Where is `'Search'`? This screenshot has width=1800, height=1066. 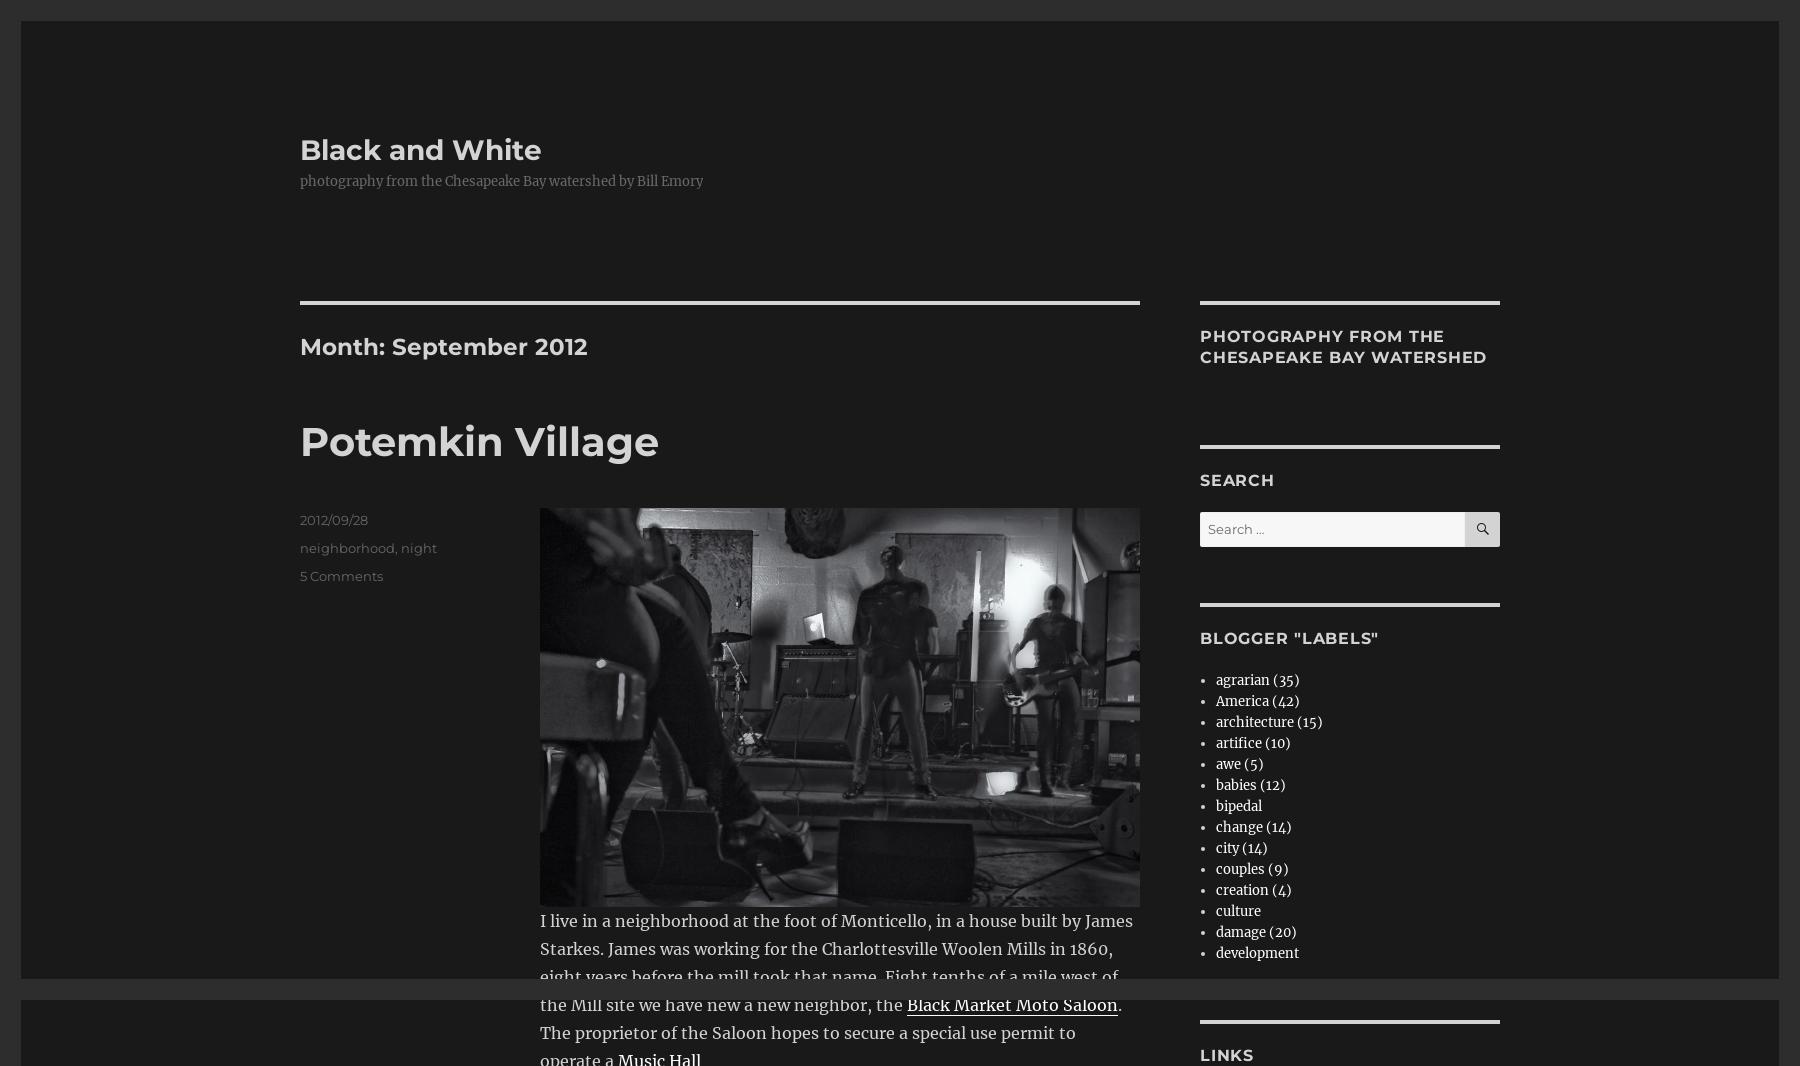
'Search' is located at coordinates (1235, 480).